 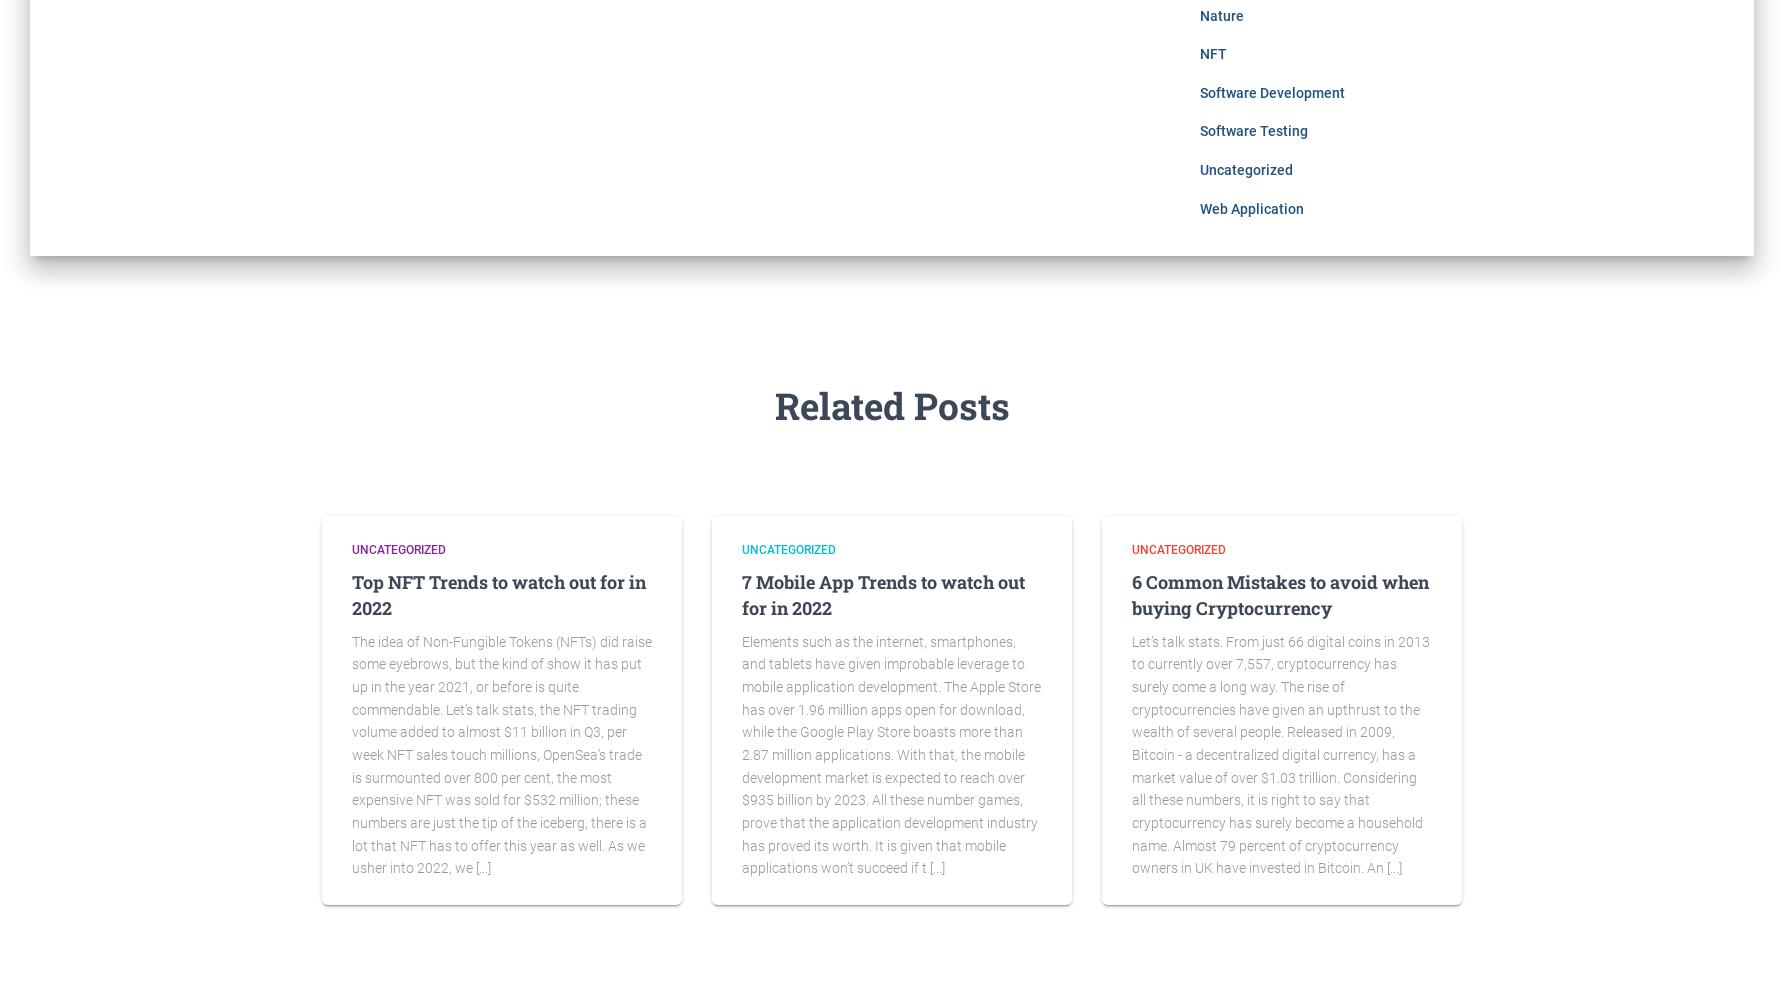 I want to click on 'Web Application', so click(x=1249, y=207).